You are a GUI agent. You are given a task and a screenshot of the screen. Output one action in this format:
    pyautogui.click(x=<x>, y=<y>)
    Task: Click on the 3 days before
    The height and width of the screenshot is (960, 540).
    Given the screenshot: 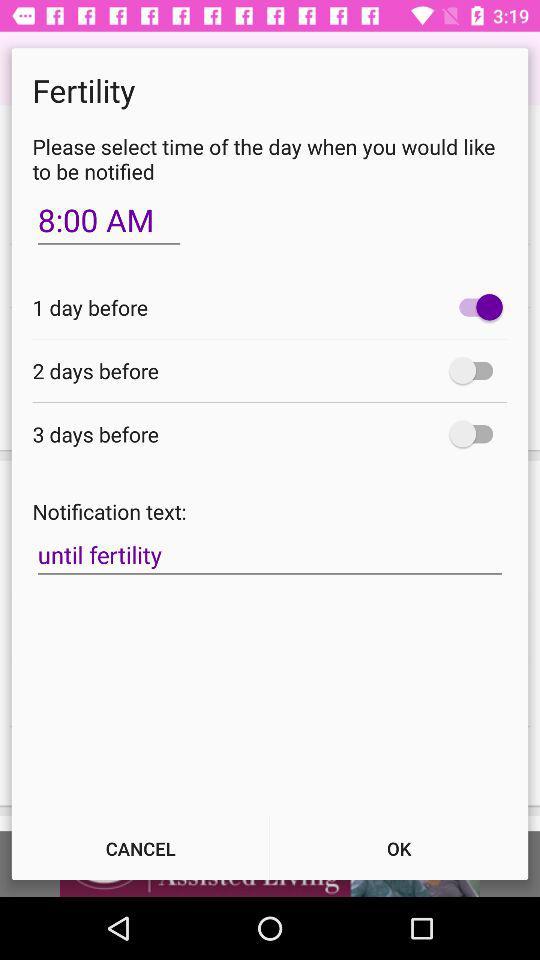 What is the action you would take?
    pyautogui.click(x=475, y=434)
    